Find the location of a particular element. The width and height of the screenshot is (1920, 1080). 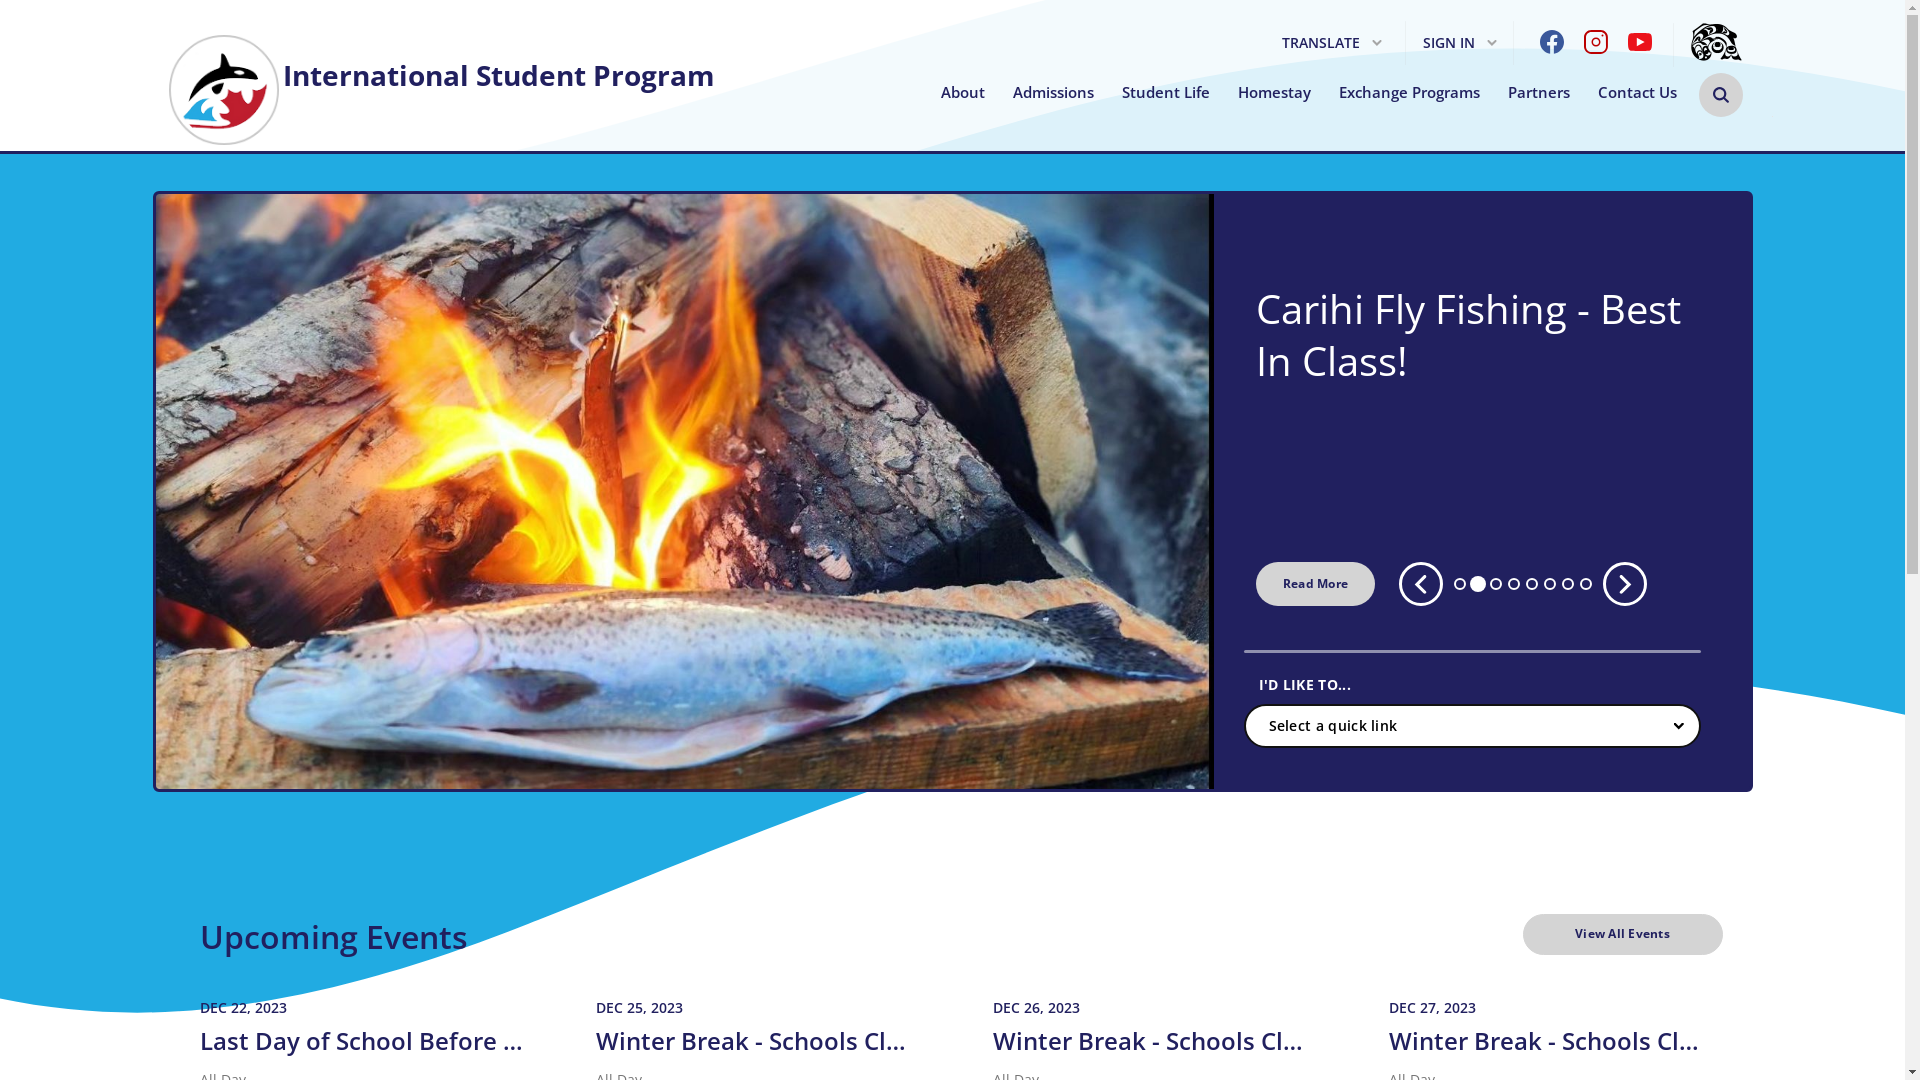

'View All Events' is located at coordinates (1622, 933).